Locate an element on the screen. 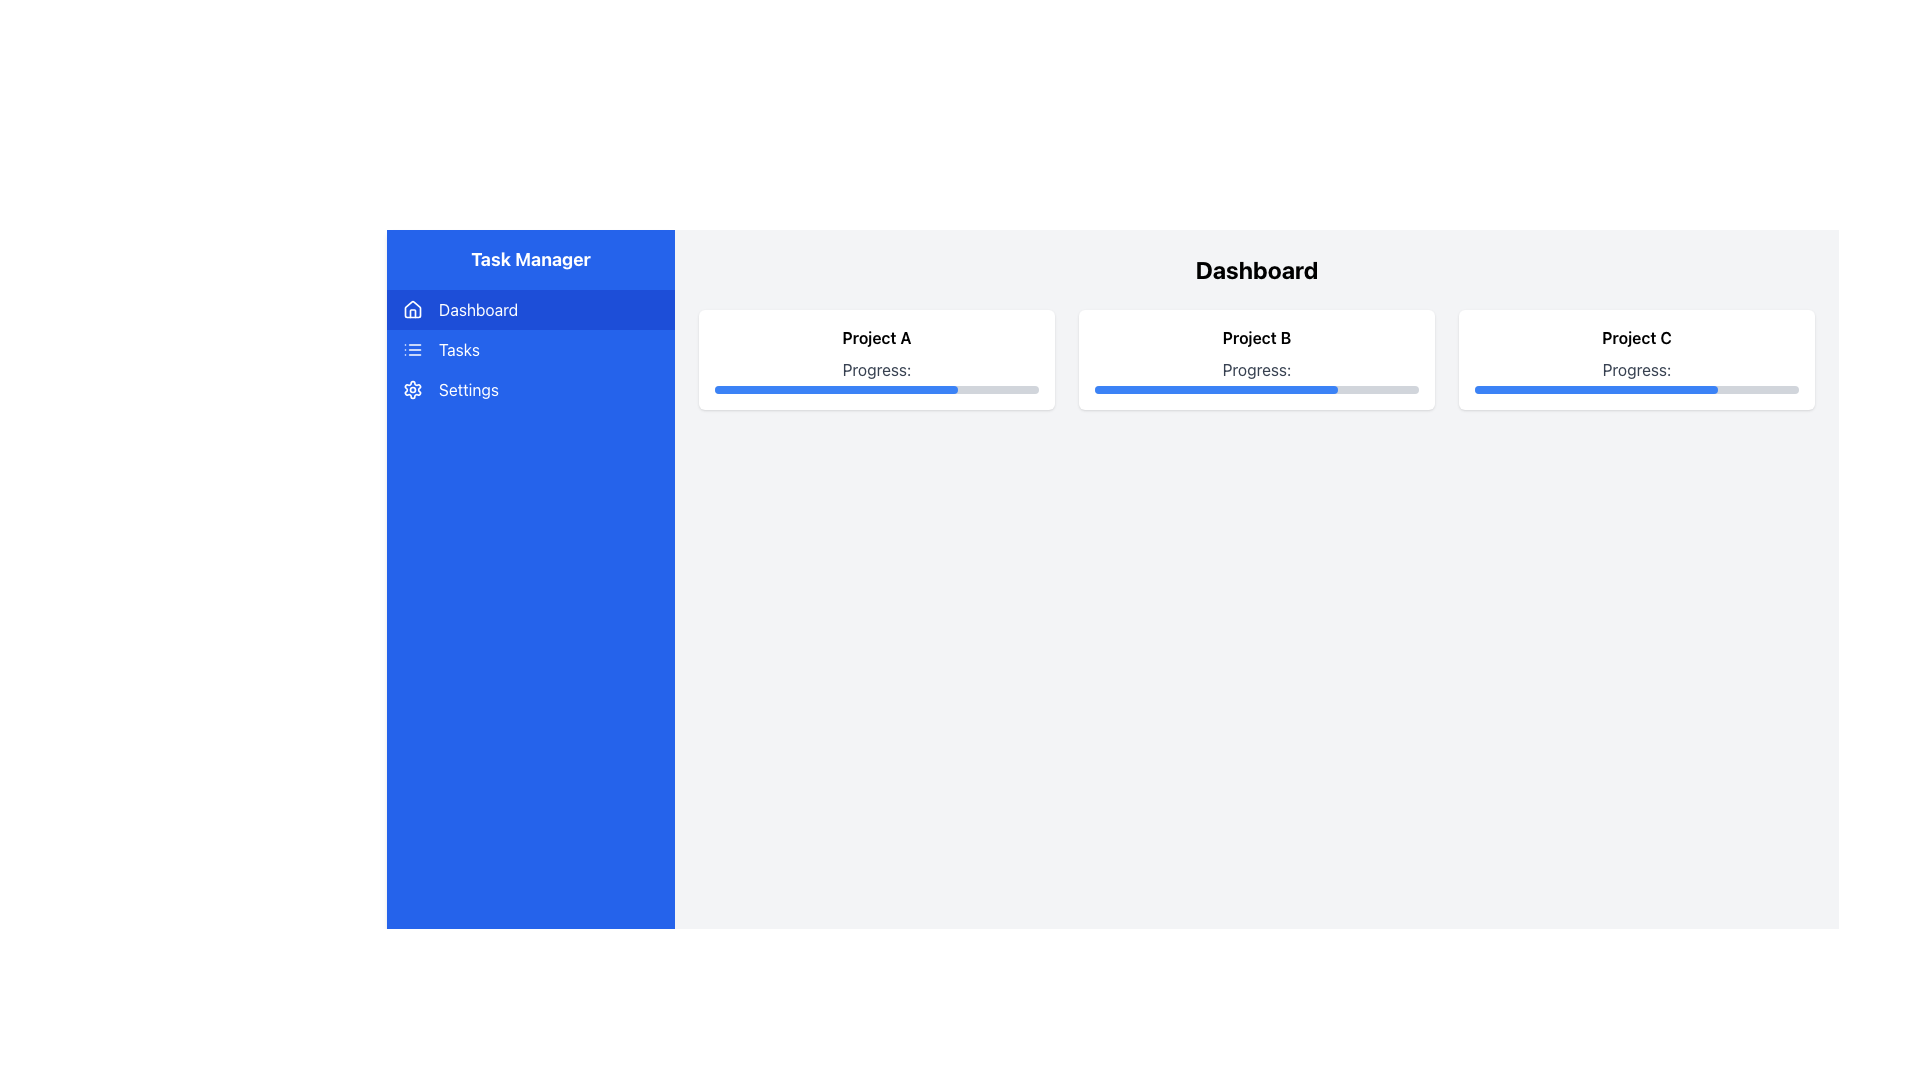 This screenshot has width=1920, height=1080. the horizontal progress bar located under the label 'Progress:' in the card labeled 'Project B' at the center of the dashboard is located at coordinates (1256, 389).